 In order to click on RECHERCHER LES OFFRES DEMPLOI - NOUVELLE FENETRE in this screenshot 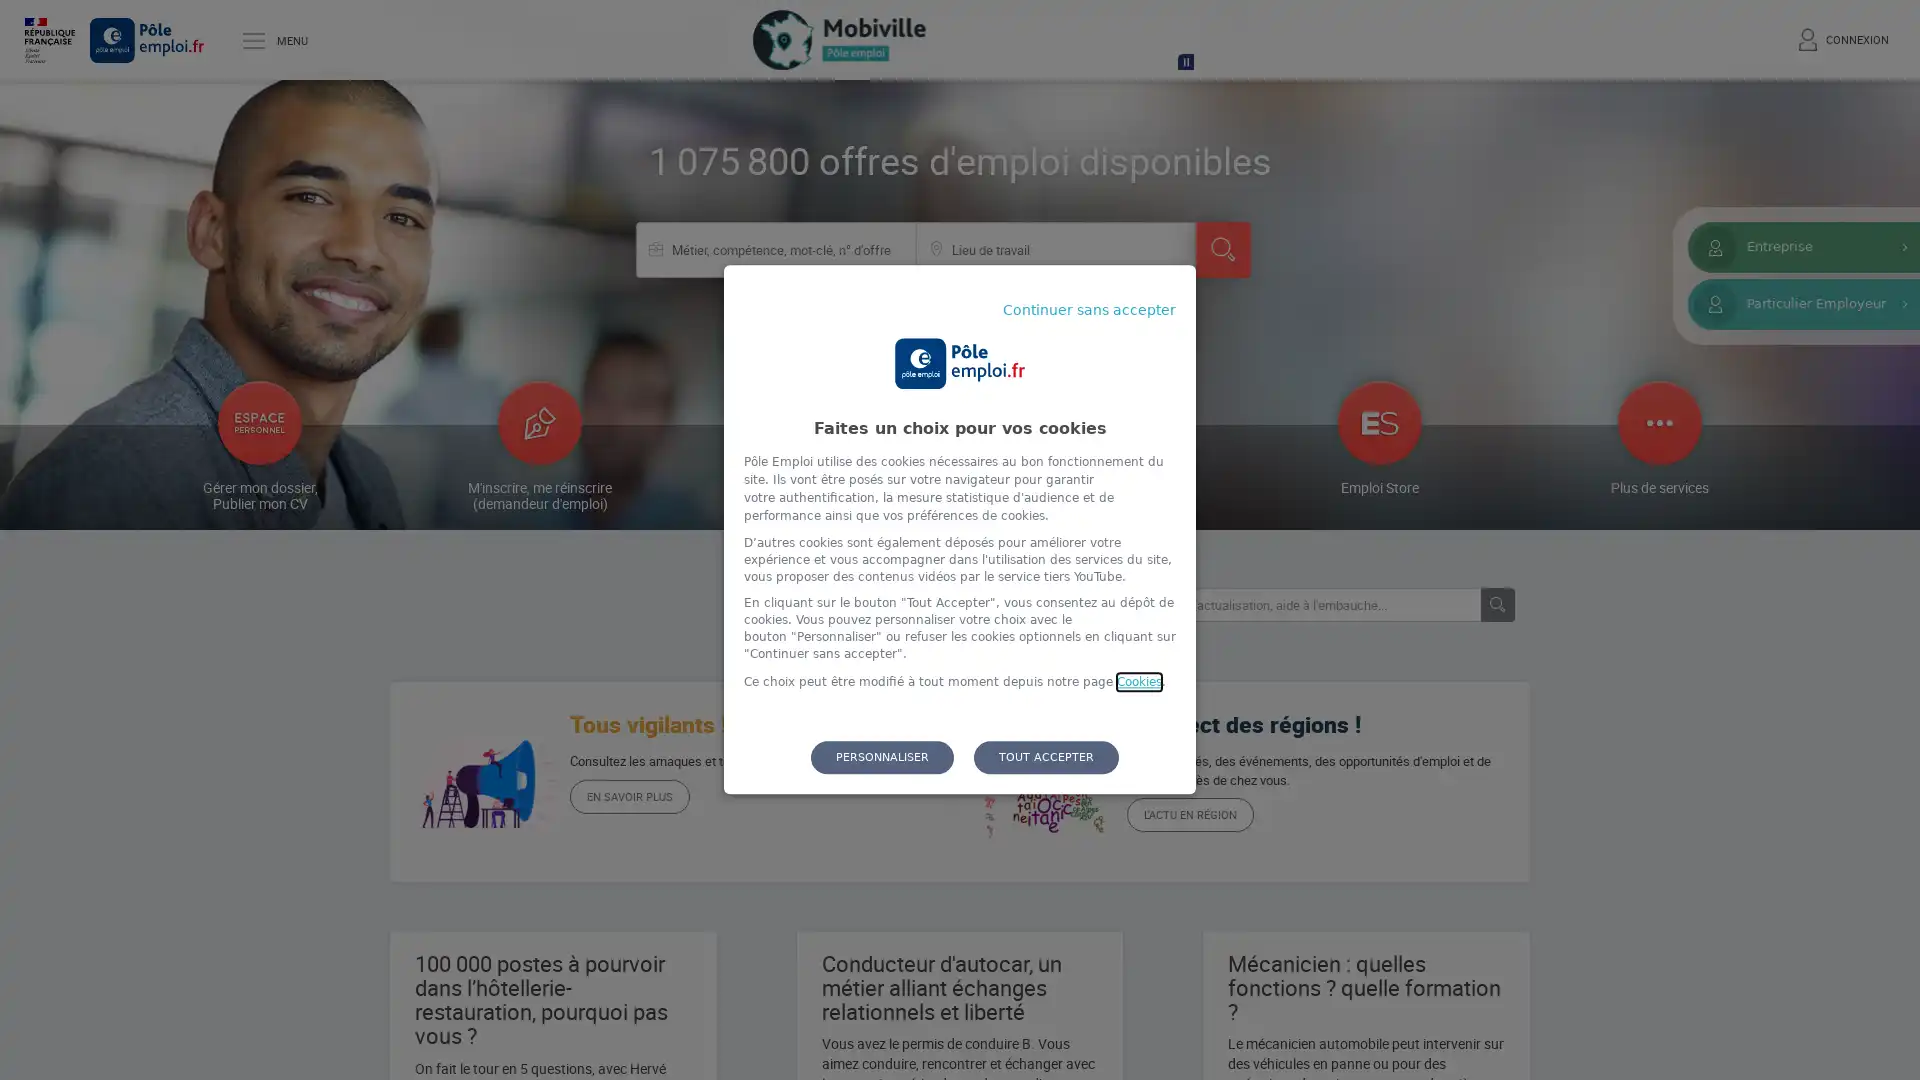, I will do `click(1221, 248)`.